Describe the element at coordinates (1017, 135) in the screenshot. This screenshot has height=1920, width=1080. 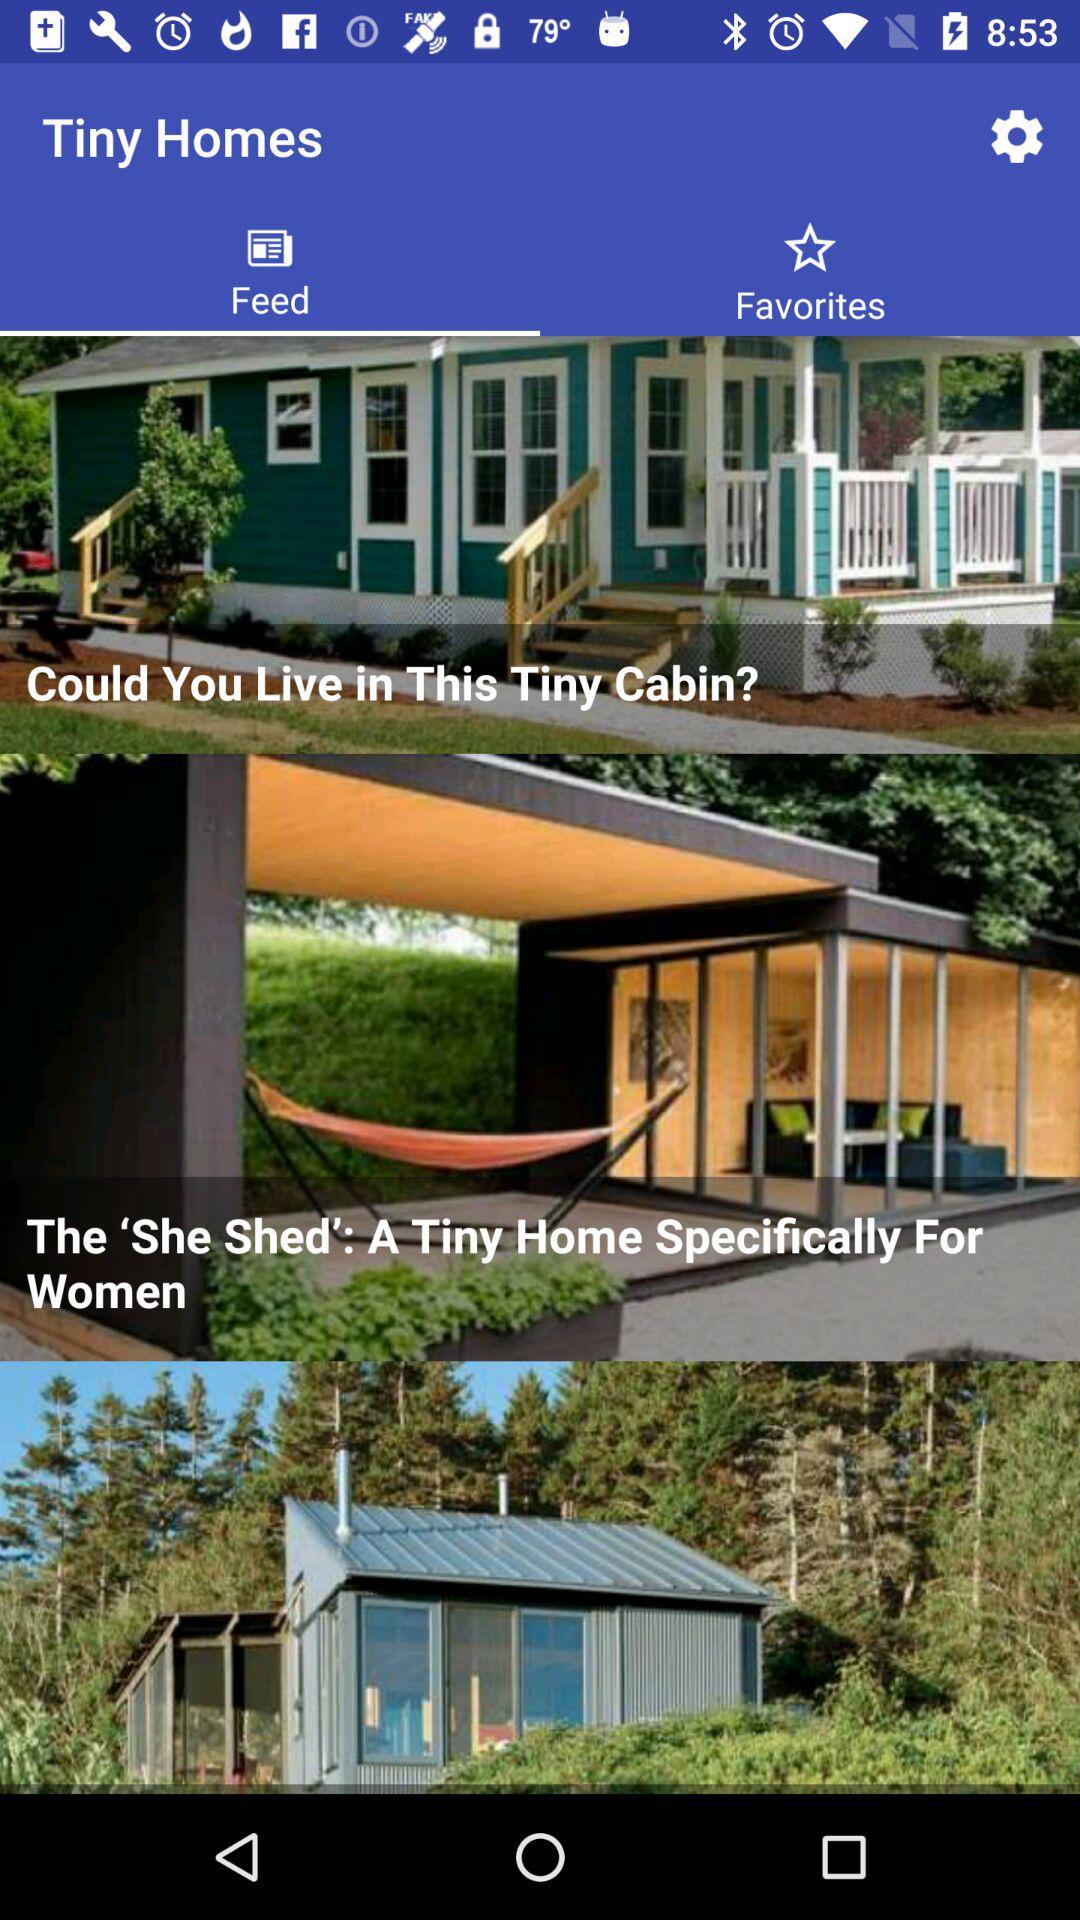
I see `the icon next to tiny homes item` at that location.